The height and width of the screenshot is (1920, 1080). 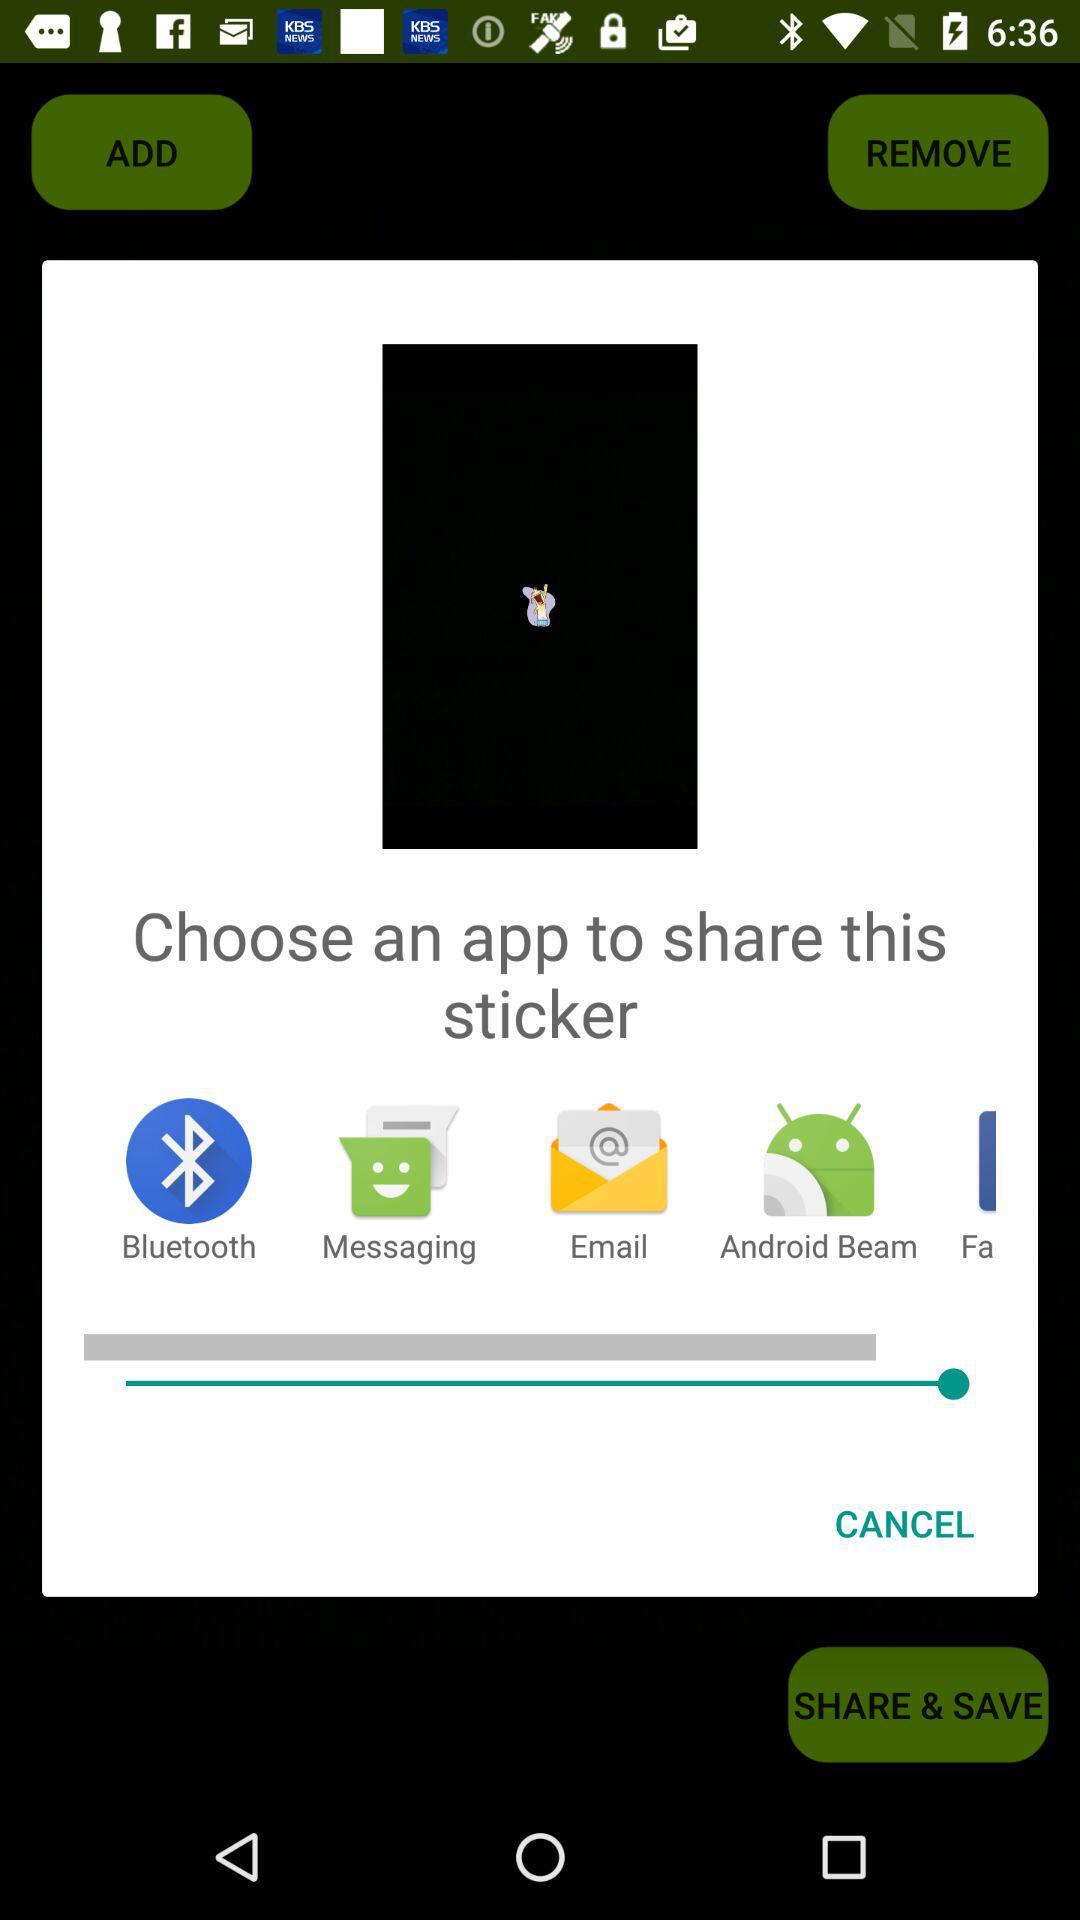 What do you see at coordinates (904, 1522) in the screenshot?
I see `the cancel at the bottom right corner` at bounding box center [904, 1522].